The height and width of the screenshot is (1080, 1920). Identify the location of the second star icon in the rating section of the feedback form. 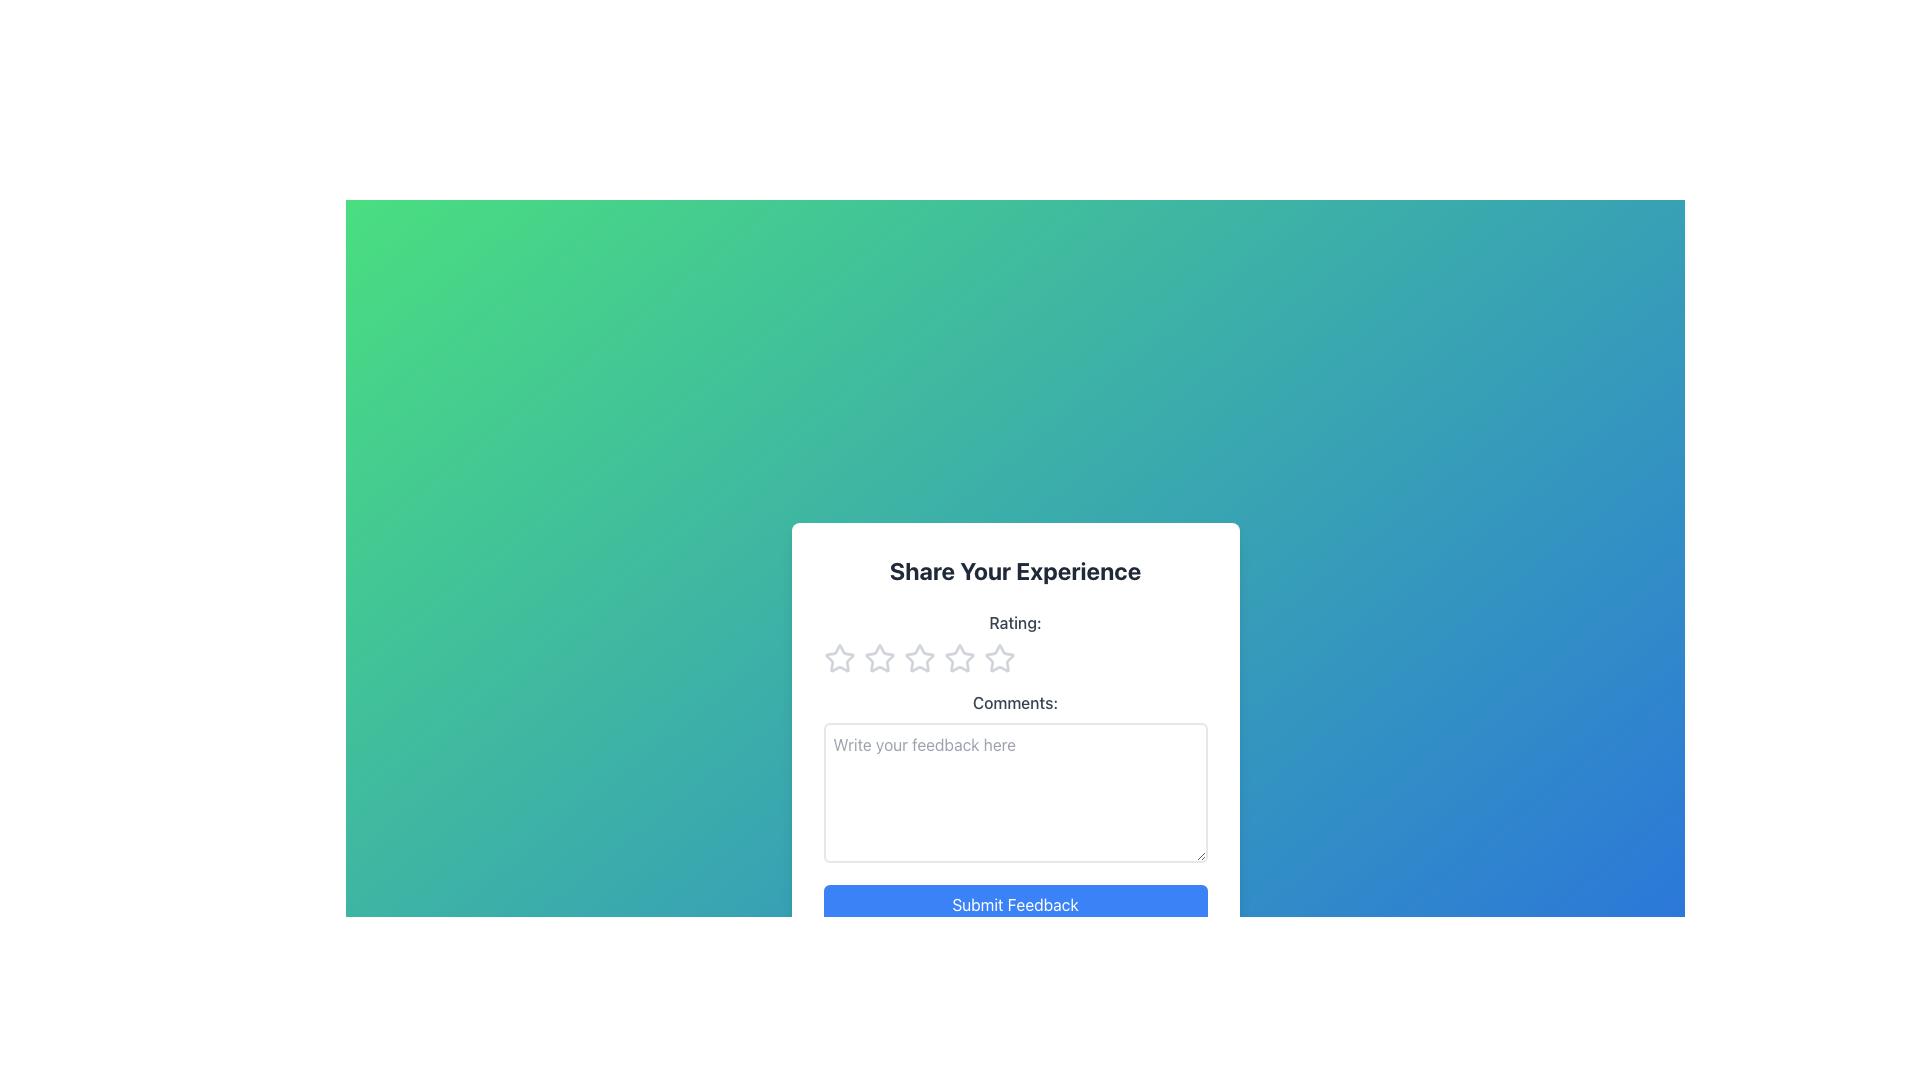
(878, 658).